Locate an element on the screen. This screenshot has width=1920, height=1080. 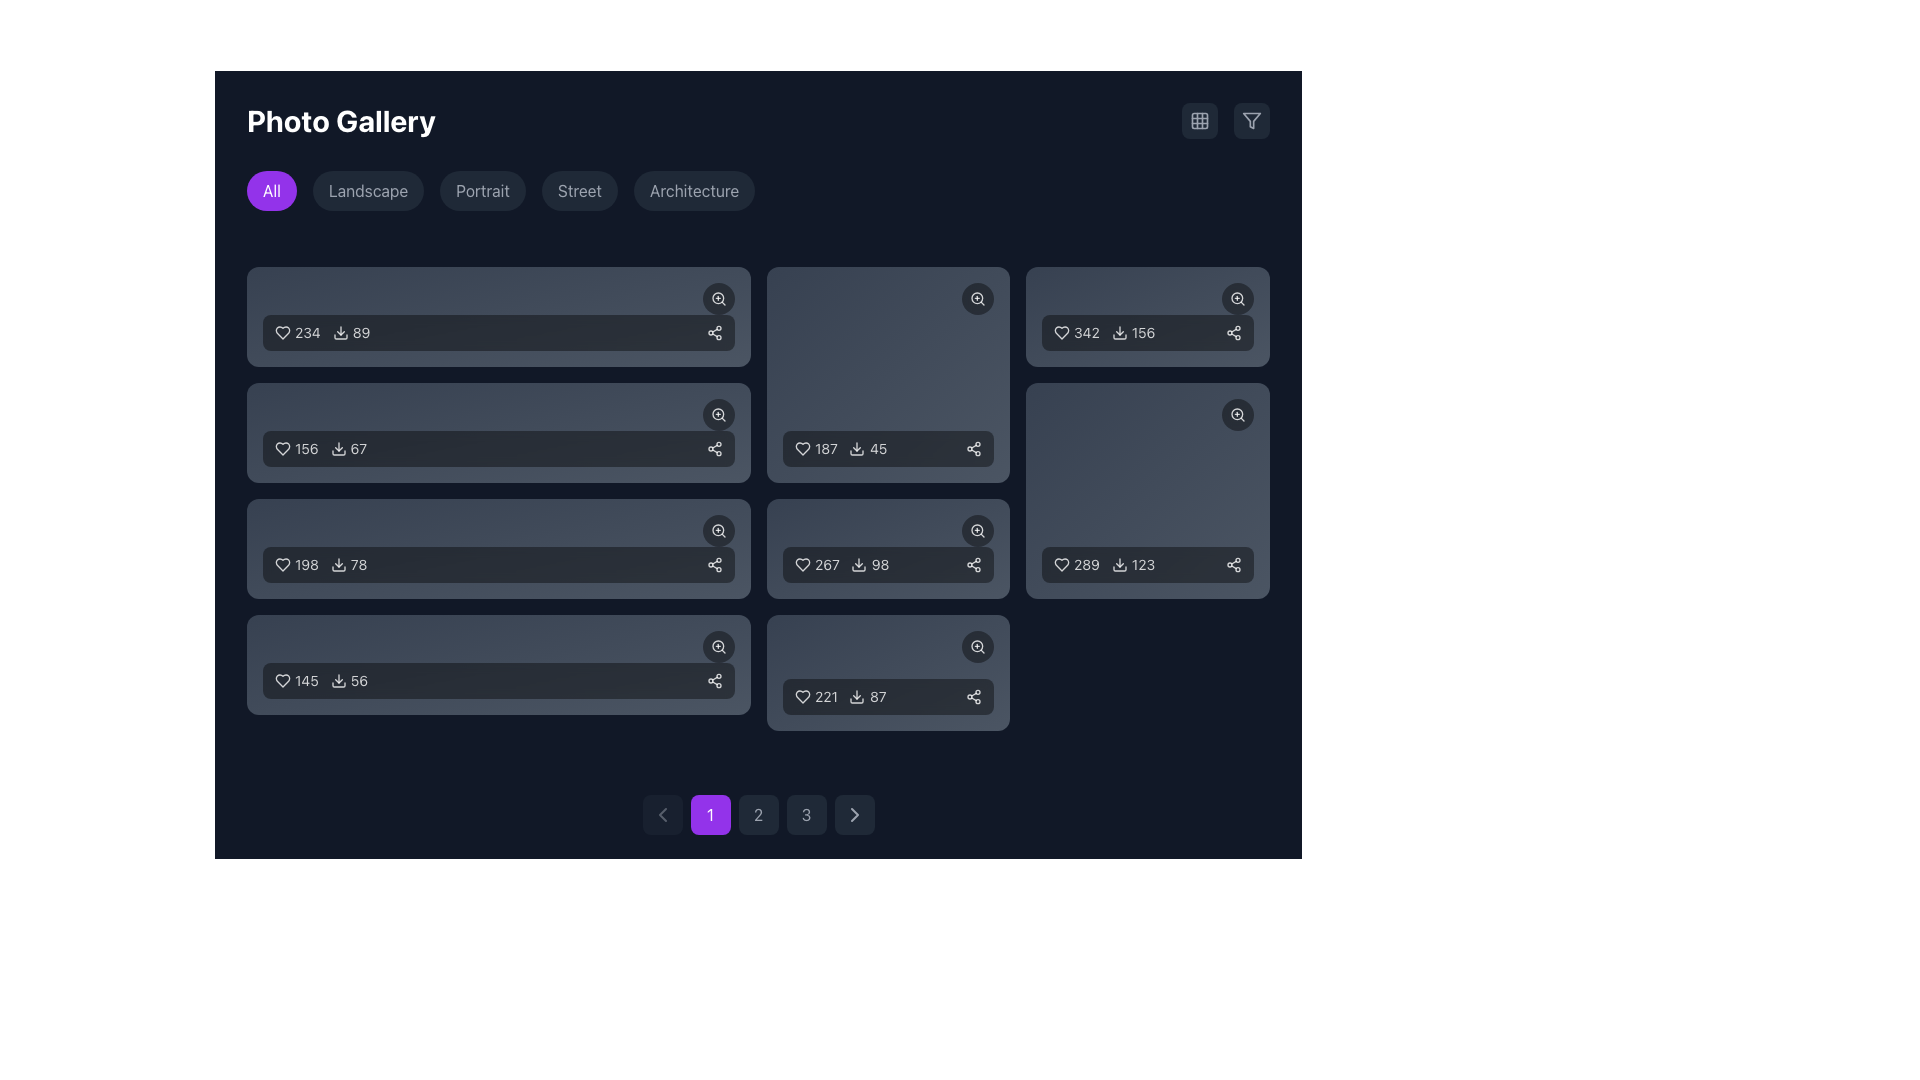
the download icon in the Metric display component, which shows '87' next to a download icon is located at coordinates (840, 696).